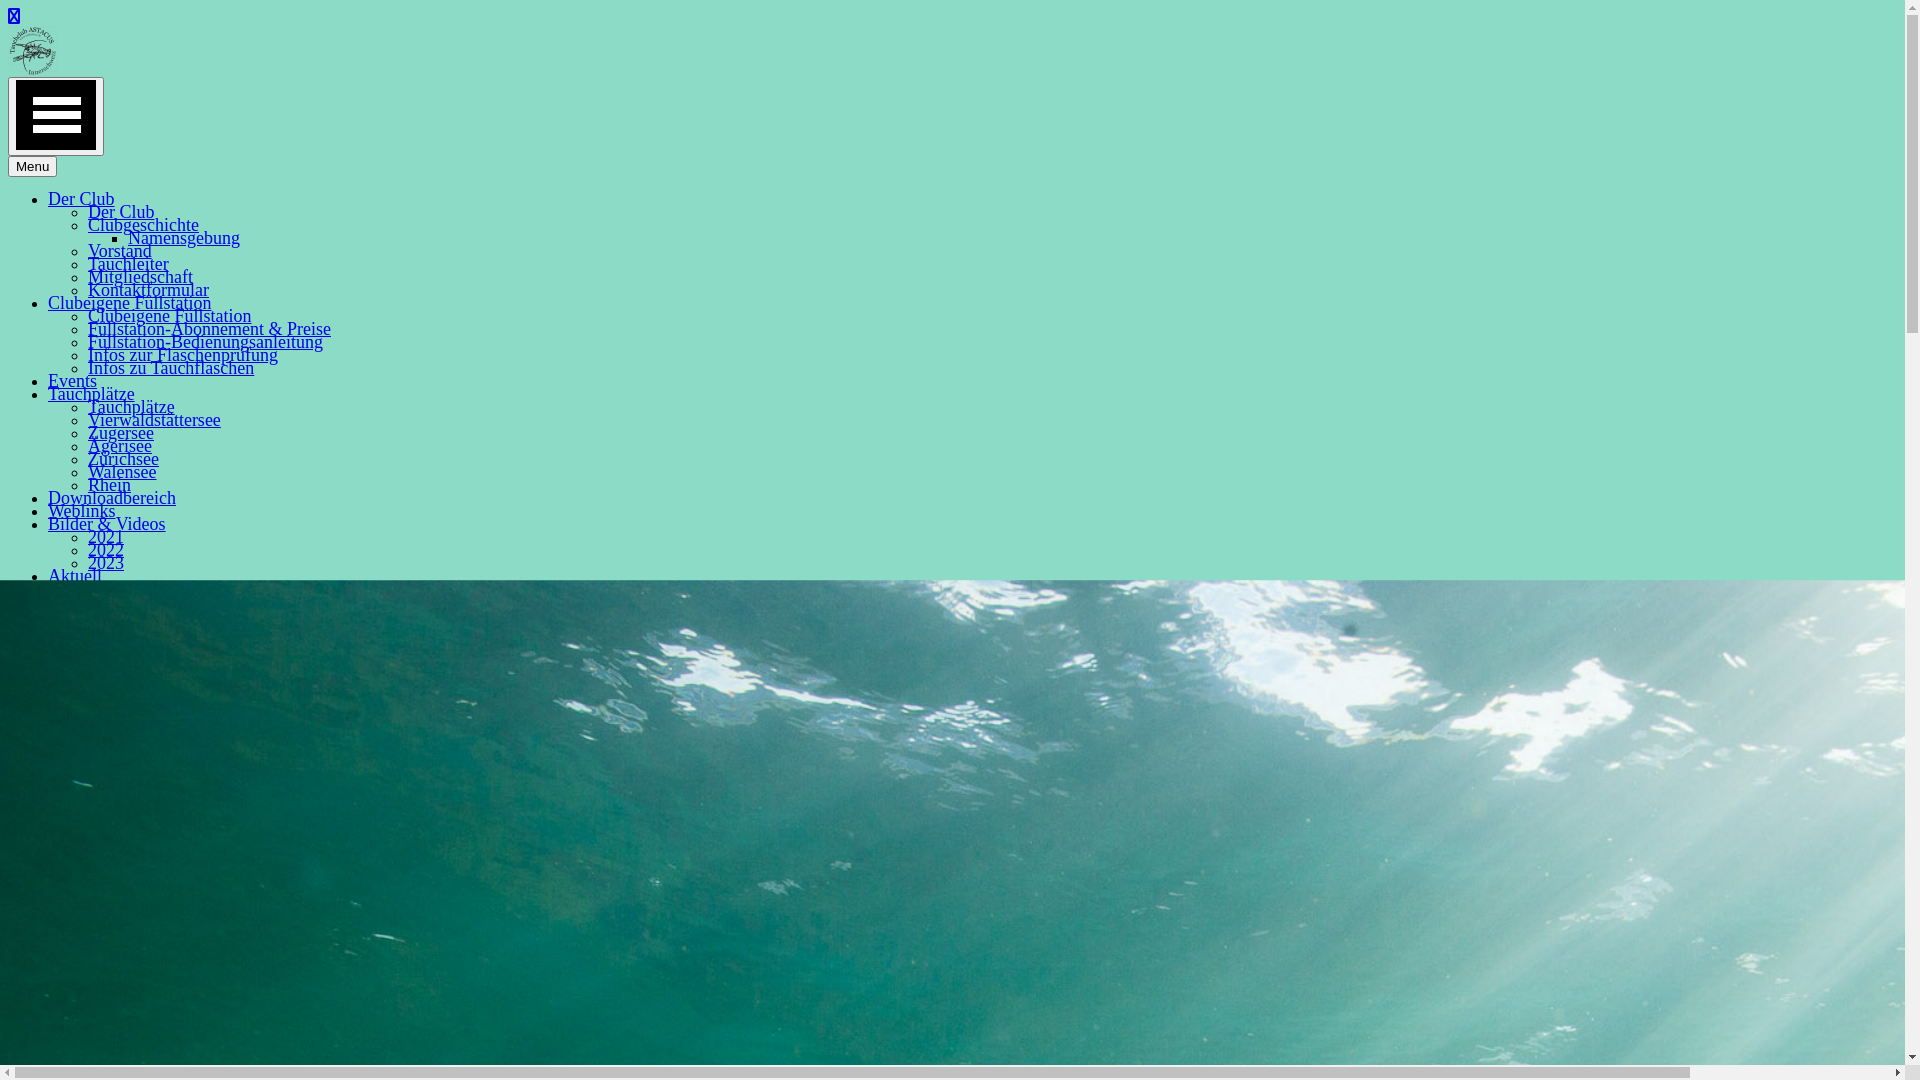 This screenshot has width=1920, height=1080. I want to click on 'Der Club', so click(120, 212).